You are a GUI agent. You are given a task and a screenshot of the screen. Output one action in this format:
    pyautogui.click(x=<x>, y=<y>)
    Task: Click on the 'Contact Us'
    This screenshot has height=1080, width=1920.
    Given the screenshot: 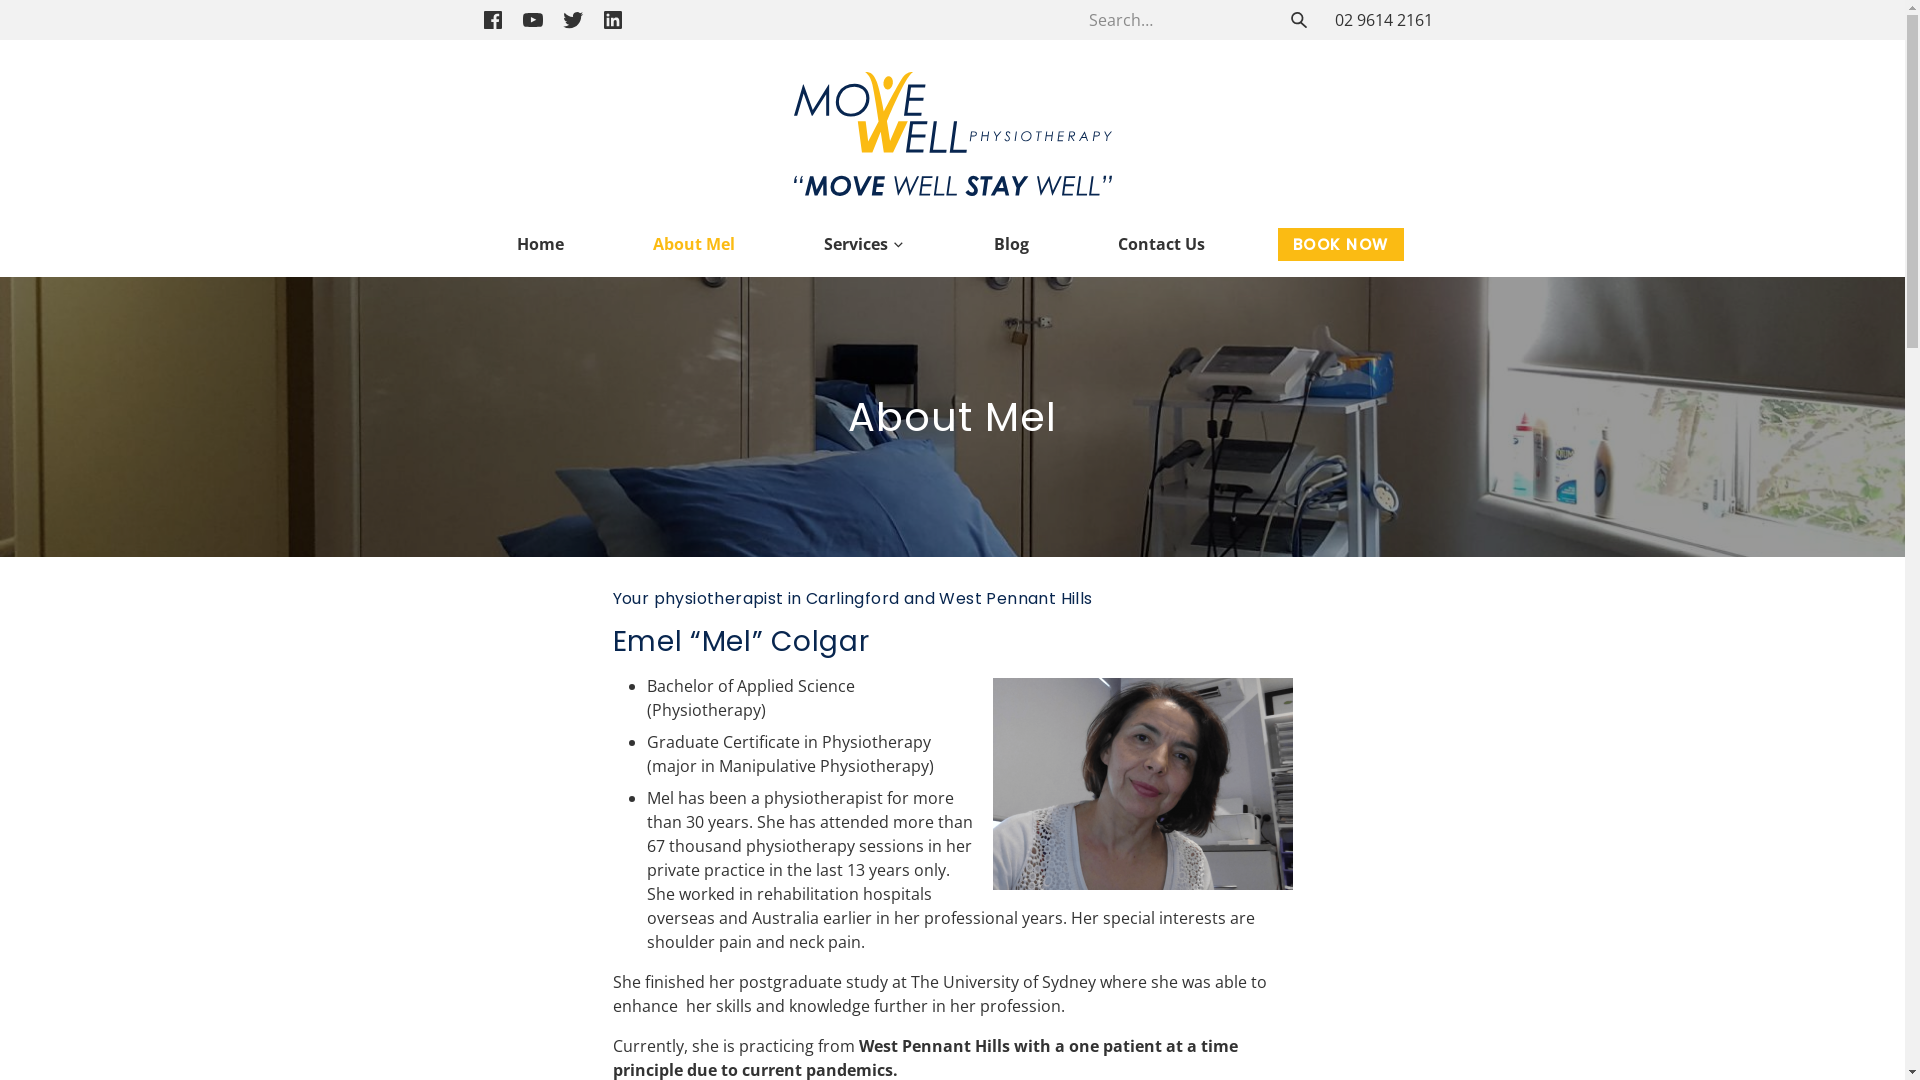 What is the action you would take?
    pyautogui.click(x=1101, y=242)
    